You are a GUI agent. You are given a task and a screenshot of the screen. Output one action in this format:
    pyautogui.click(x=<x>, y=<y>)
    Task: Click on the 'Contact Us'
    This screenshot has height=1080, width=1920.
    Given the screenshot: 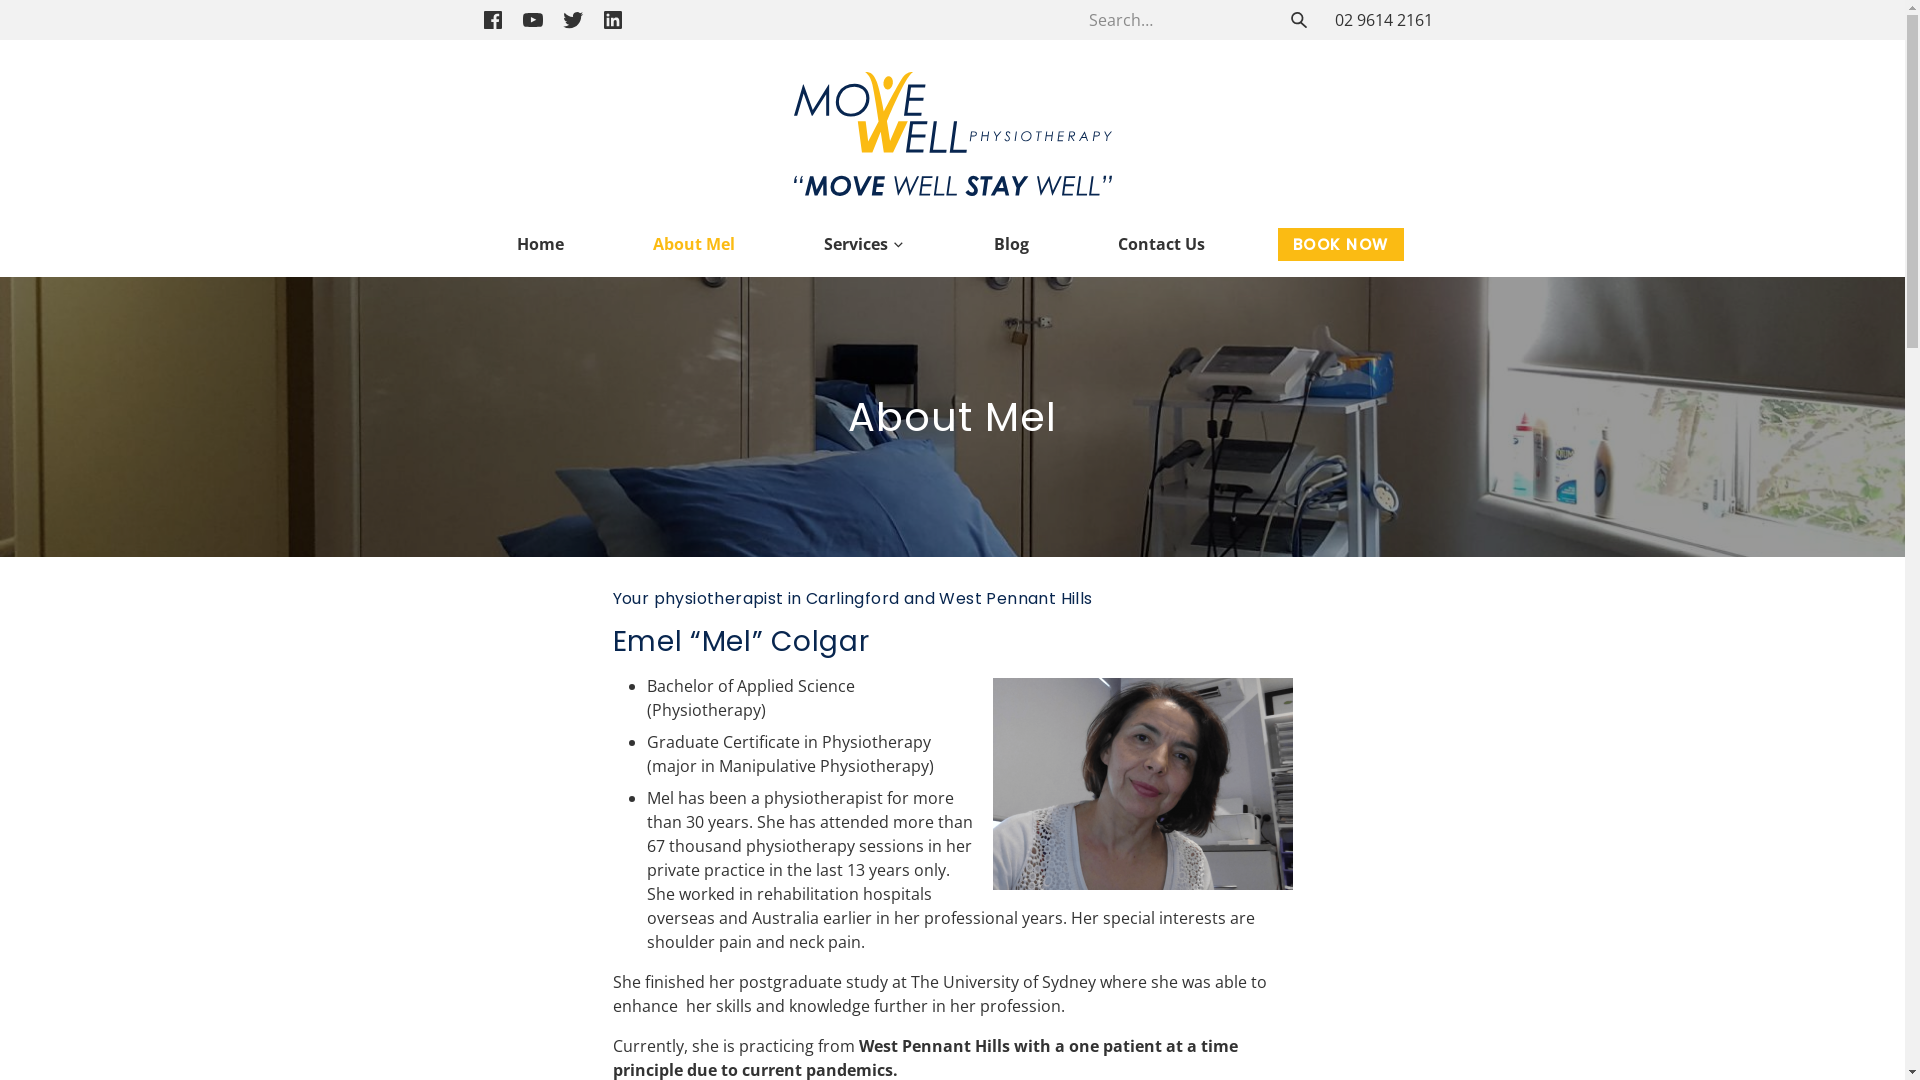 What is the action you would take?
    pyautogui.click(x=1101, y=242)
    